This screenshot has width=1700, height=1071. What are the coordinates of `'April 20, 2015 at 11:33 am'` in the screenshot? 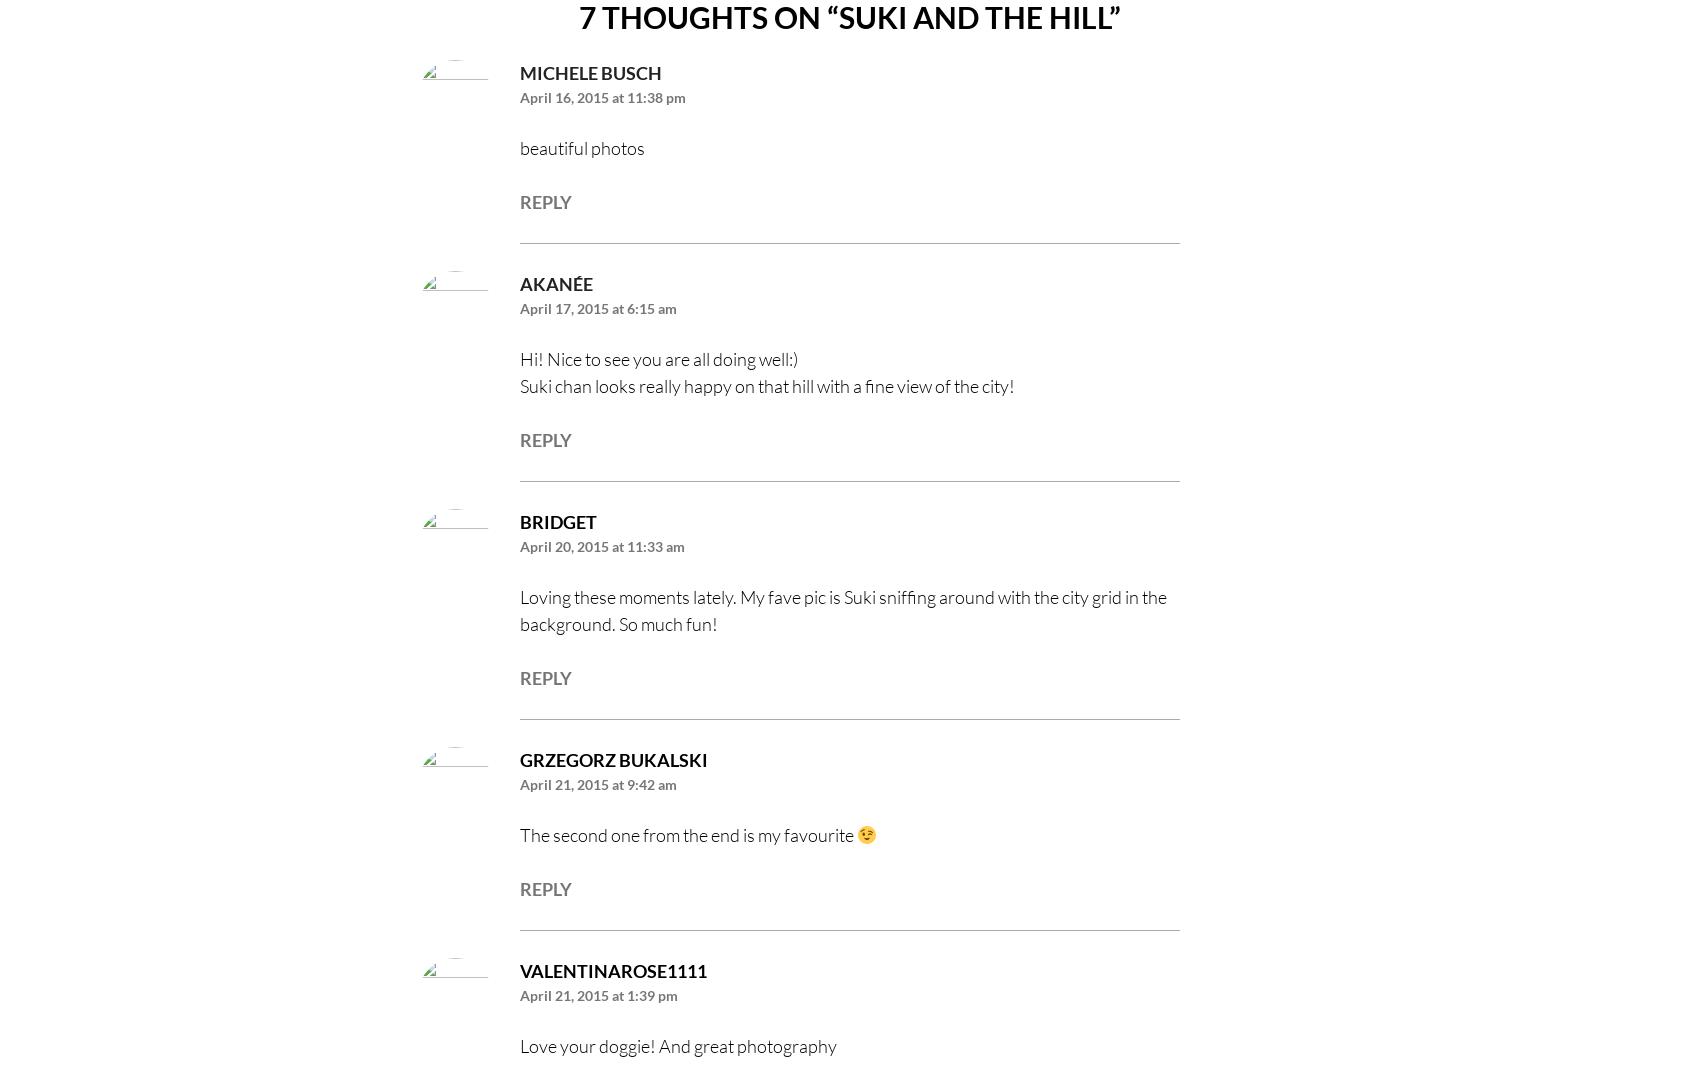 It's located at (601, 546).